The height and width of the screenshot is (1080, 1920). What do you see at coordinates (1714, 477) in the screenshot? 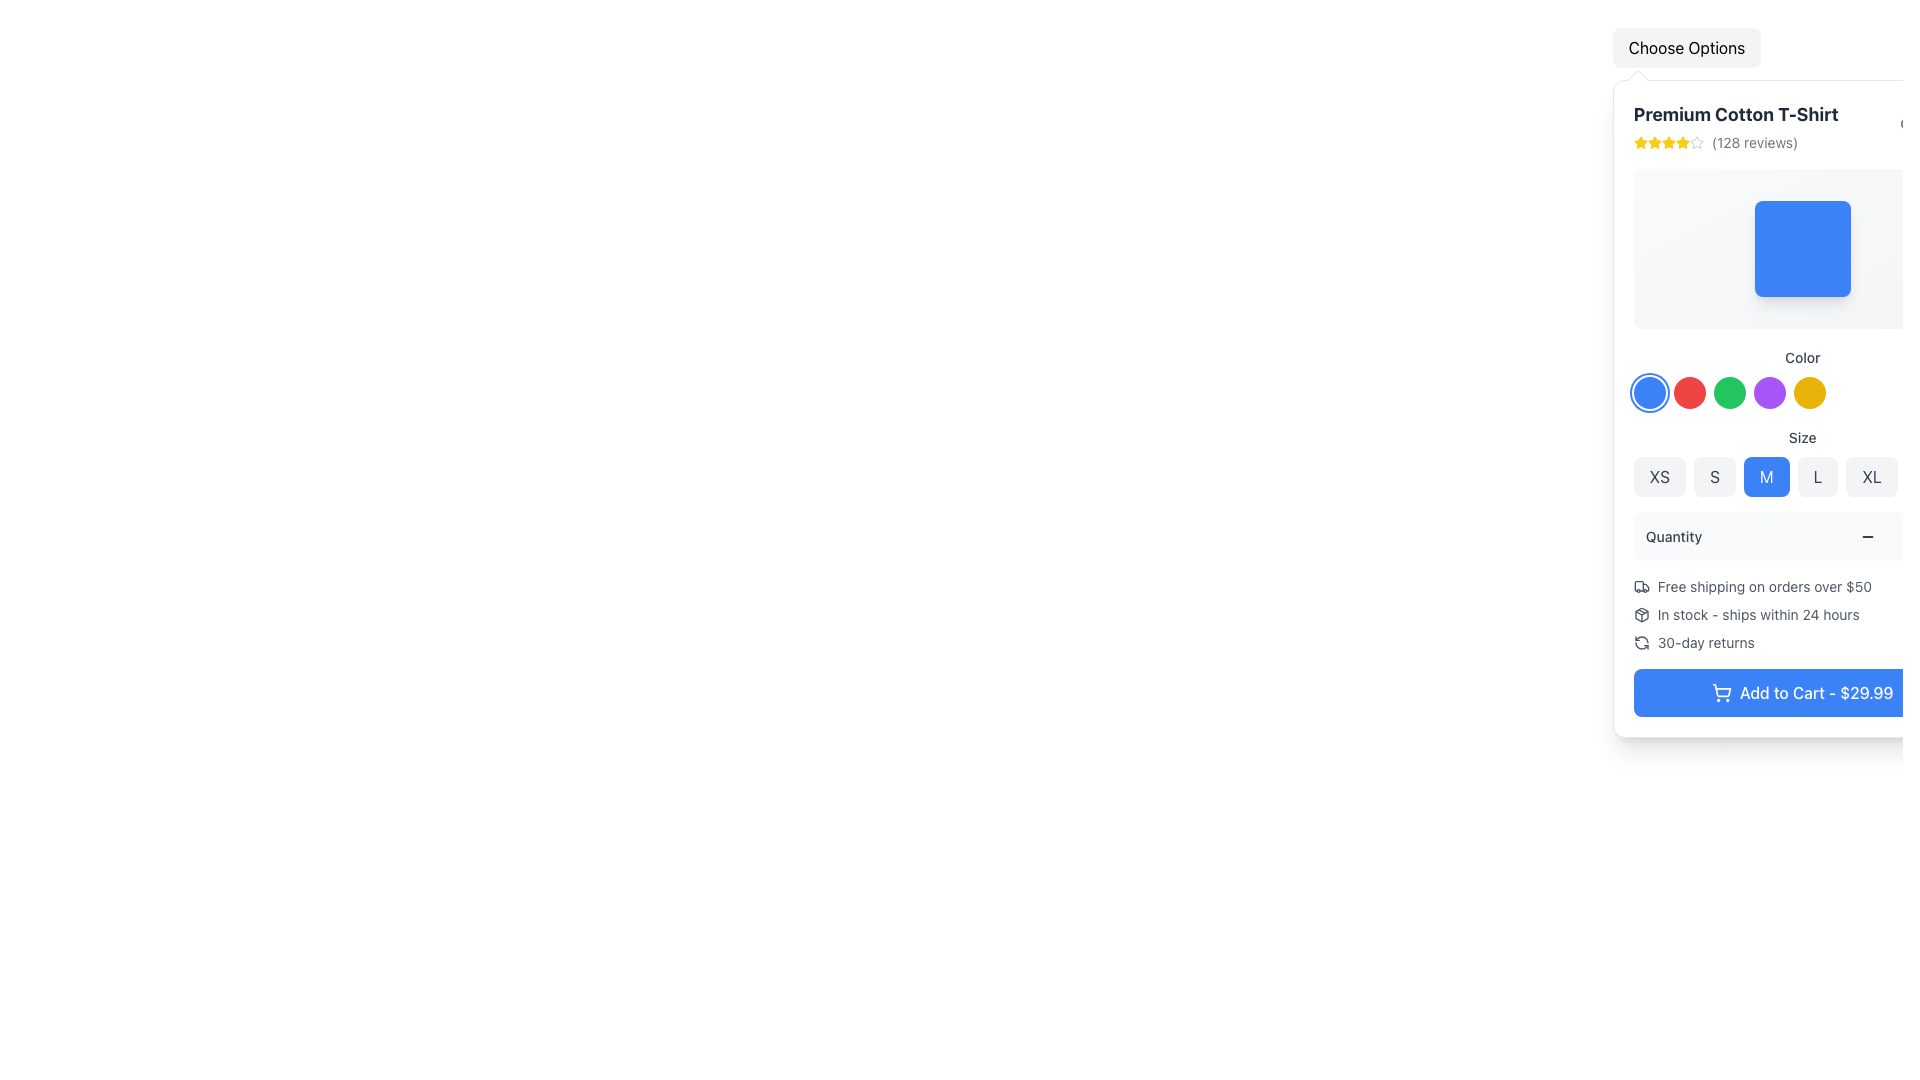
I see `the 'Small' (S) button in the size selection area` at bounding box center [1714, 477].